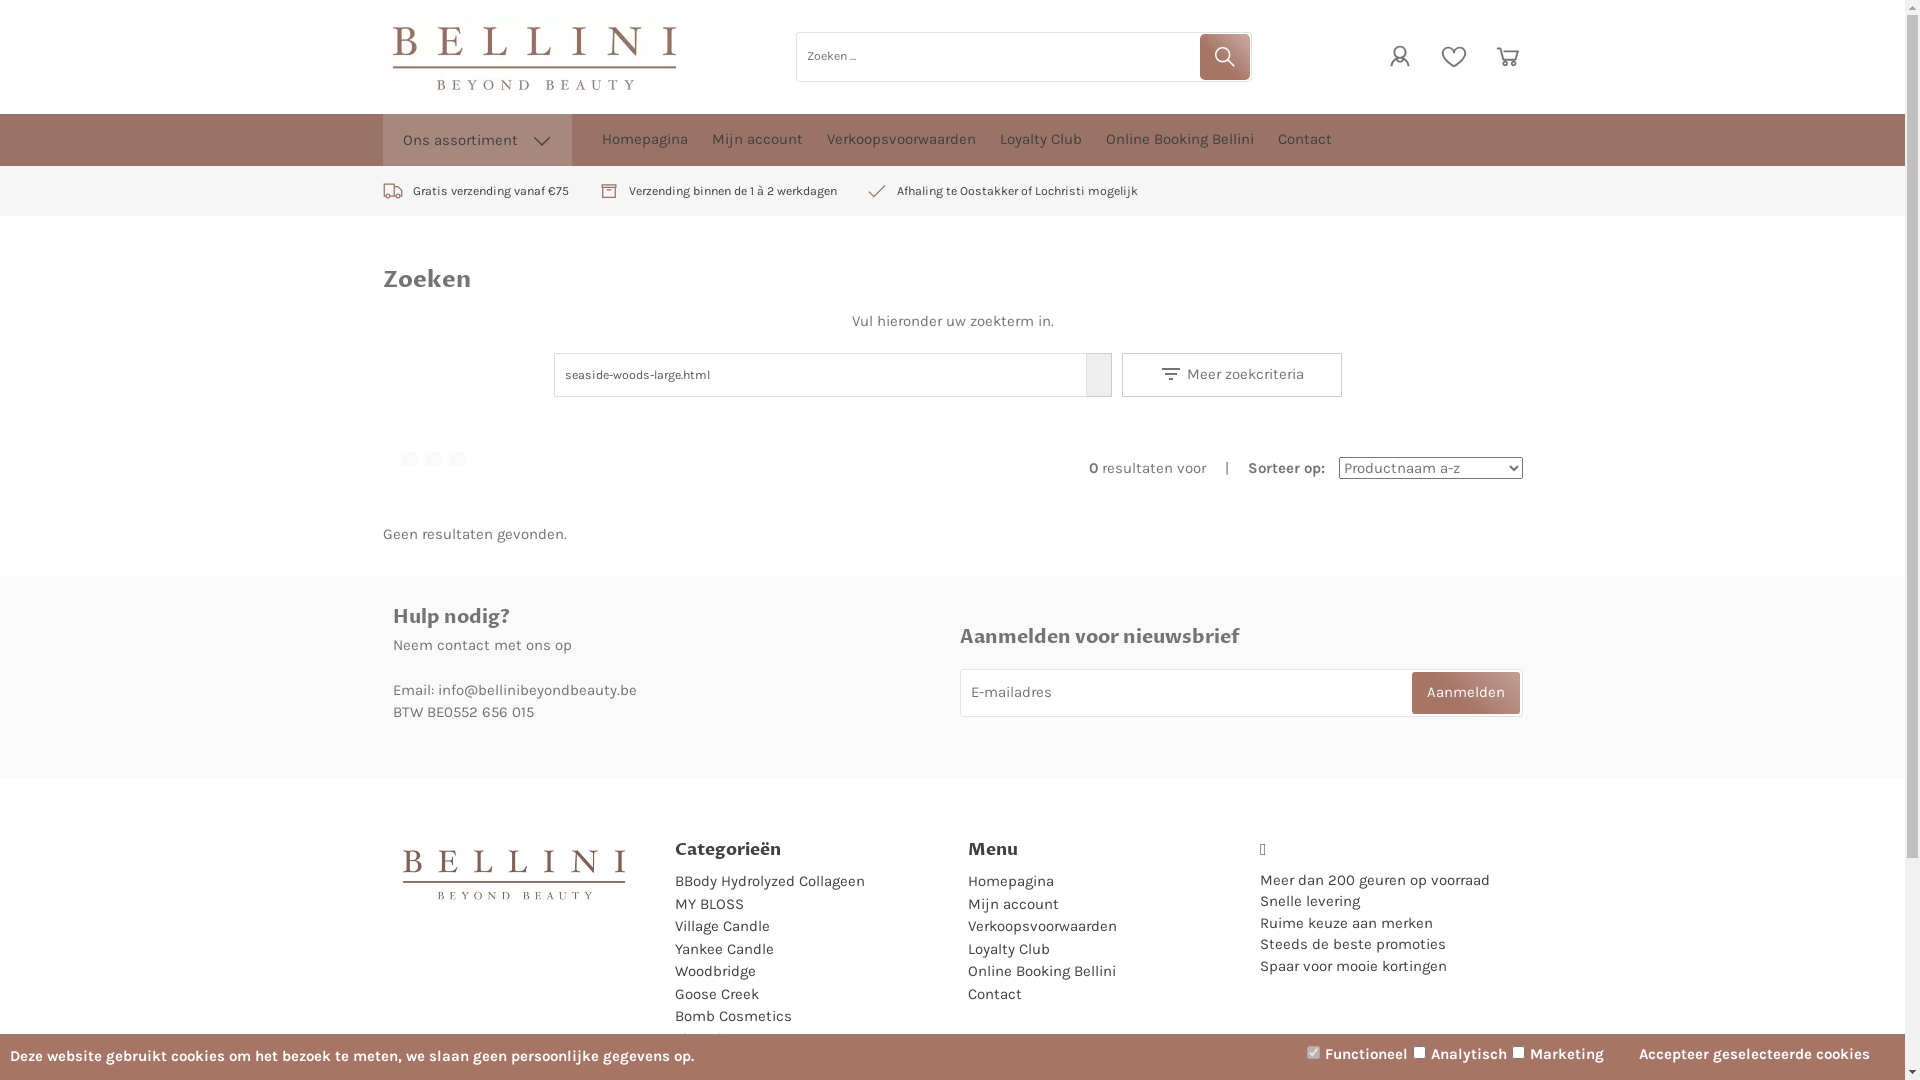 This screenshot has height=1080, width=1920. What do you see at coordinates (1040, 138) in the screenshot?
I see `'Loyalty Club'` at bounding box center [1040, 138].